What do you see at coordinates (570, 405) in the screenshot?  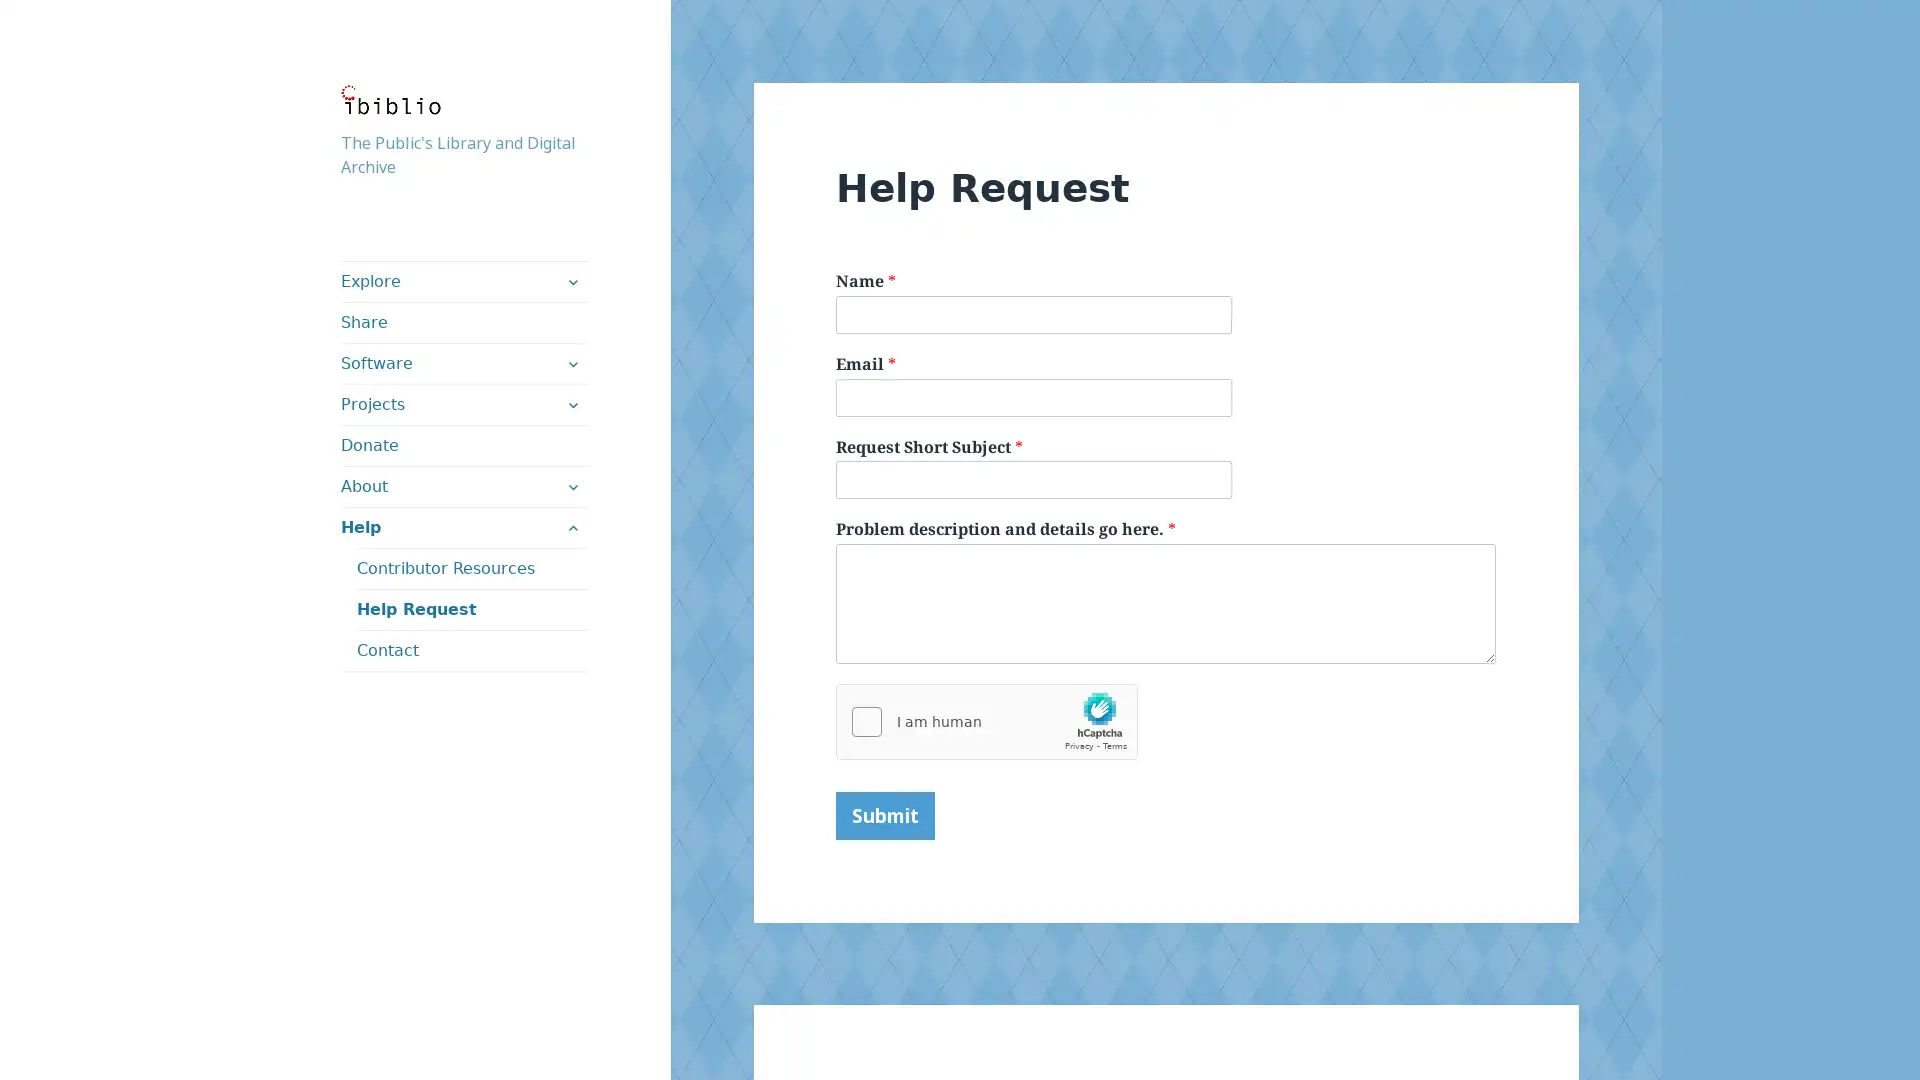 I see `expand child menu` at bounding box center [570, 405].